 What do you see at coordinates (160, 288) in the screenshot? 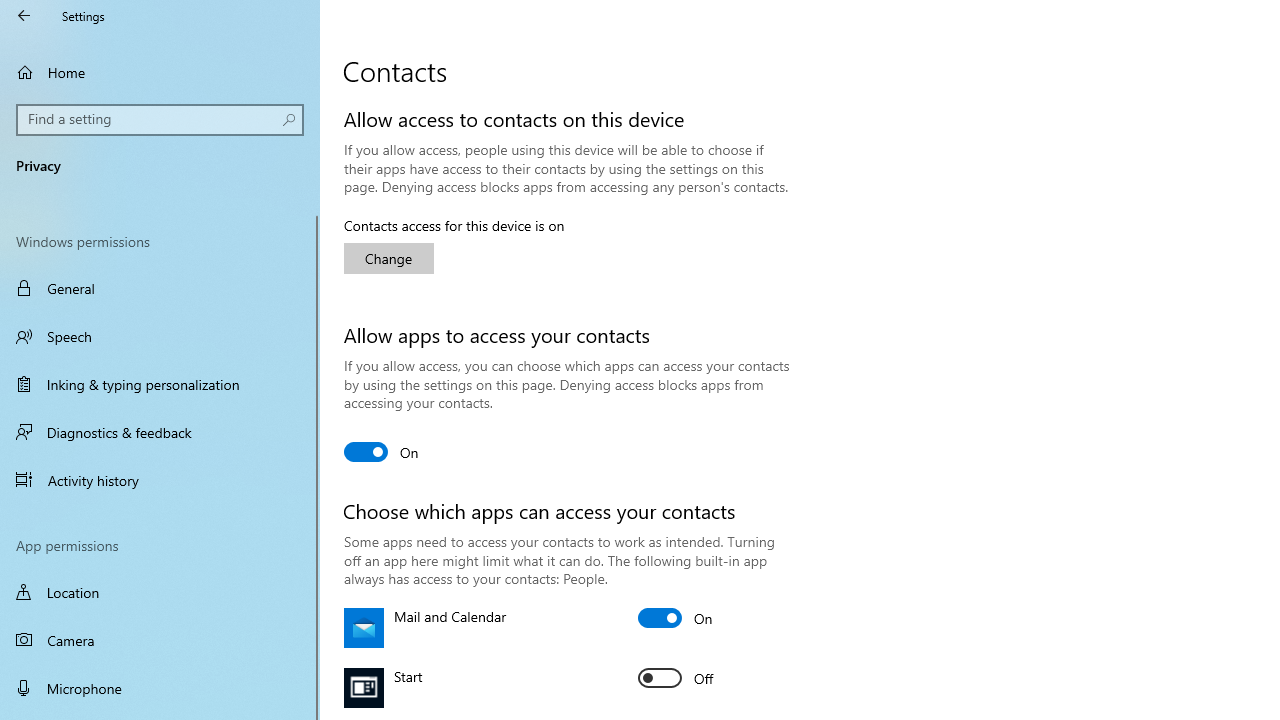
I see `'General'` at bounding box center [160, 288].